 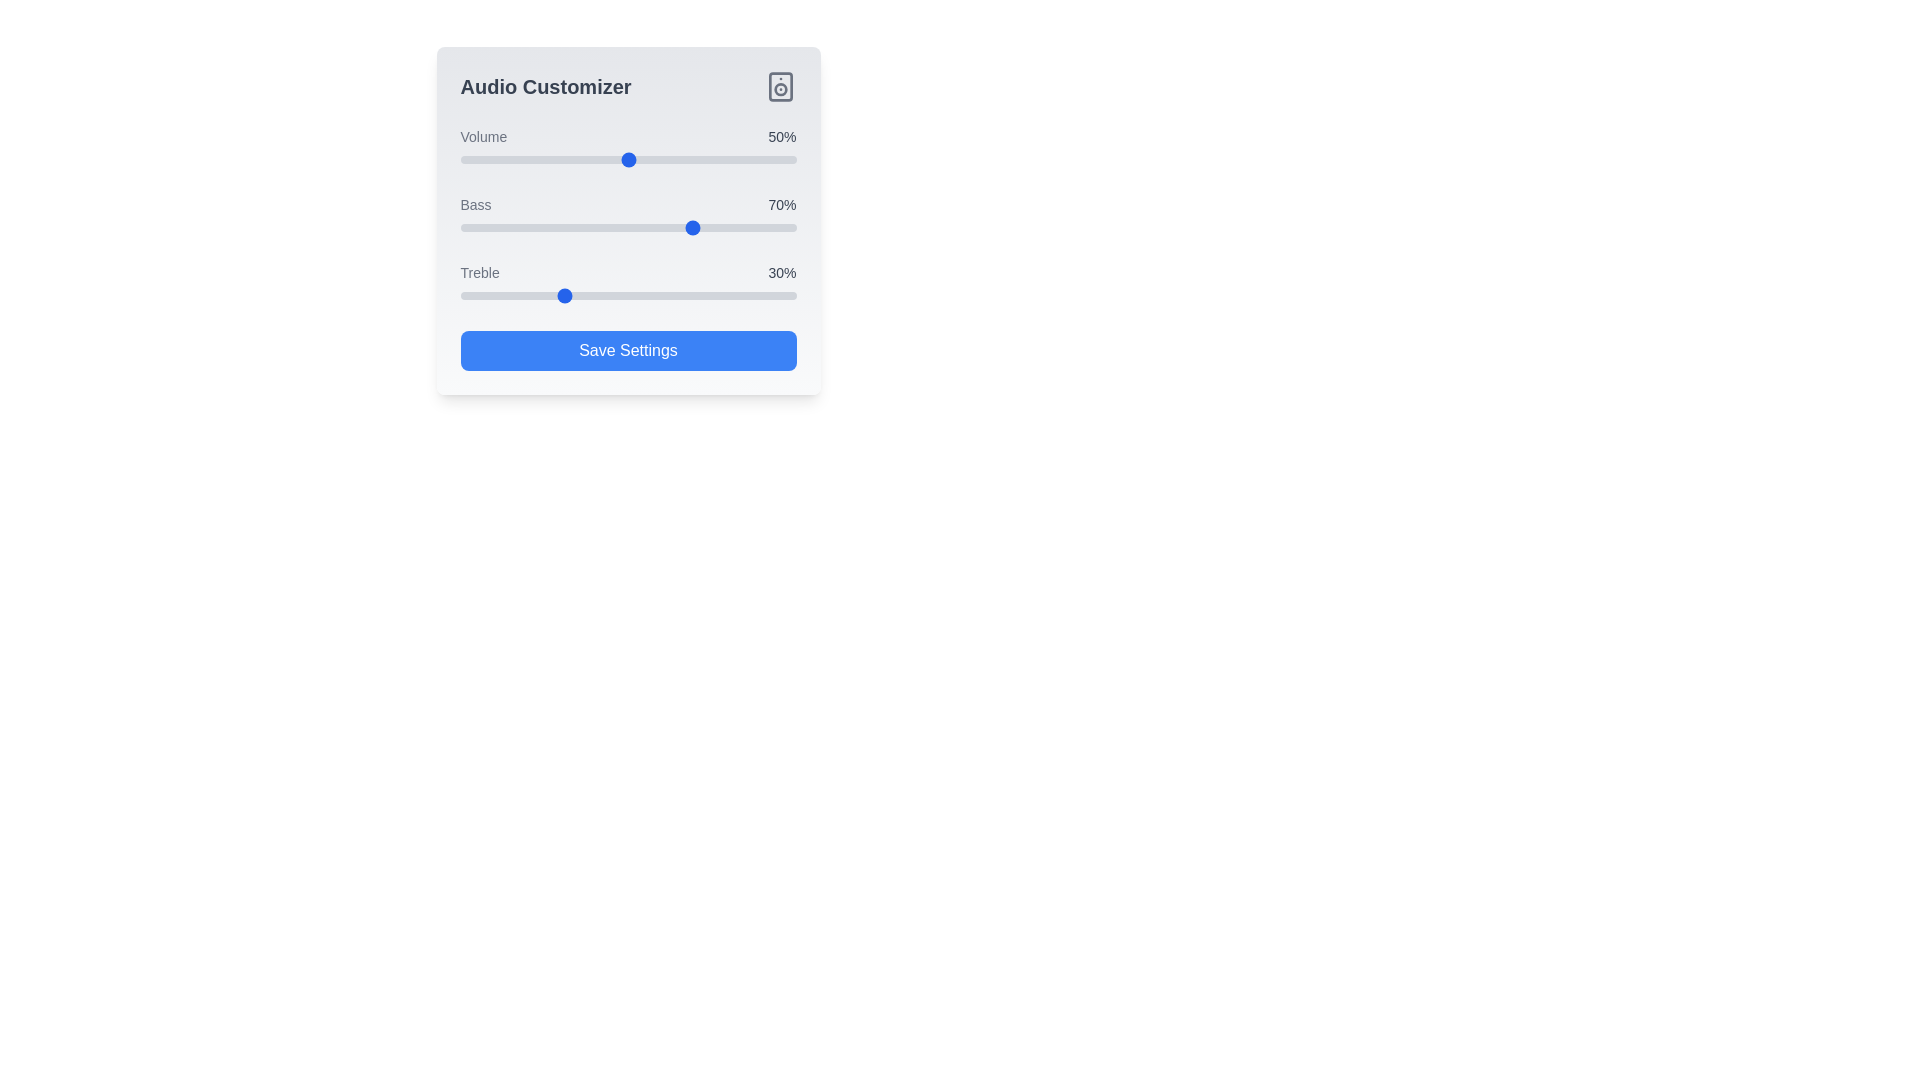 I want to click on the treble slider to set the treble level to 25%, so click(x=544, y=296).